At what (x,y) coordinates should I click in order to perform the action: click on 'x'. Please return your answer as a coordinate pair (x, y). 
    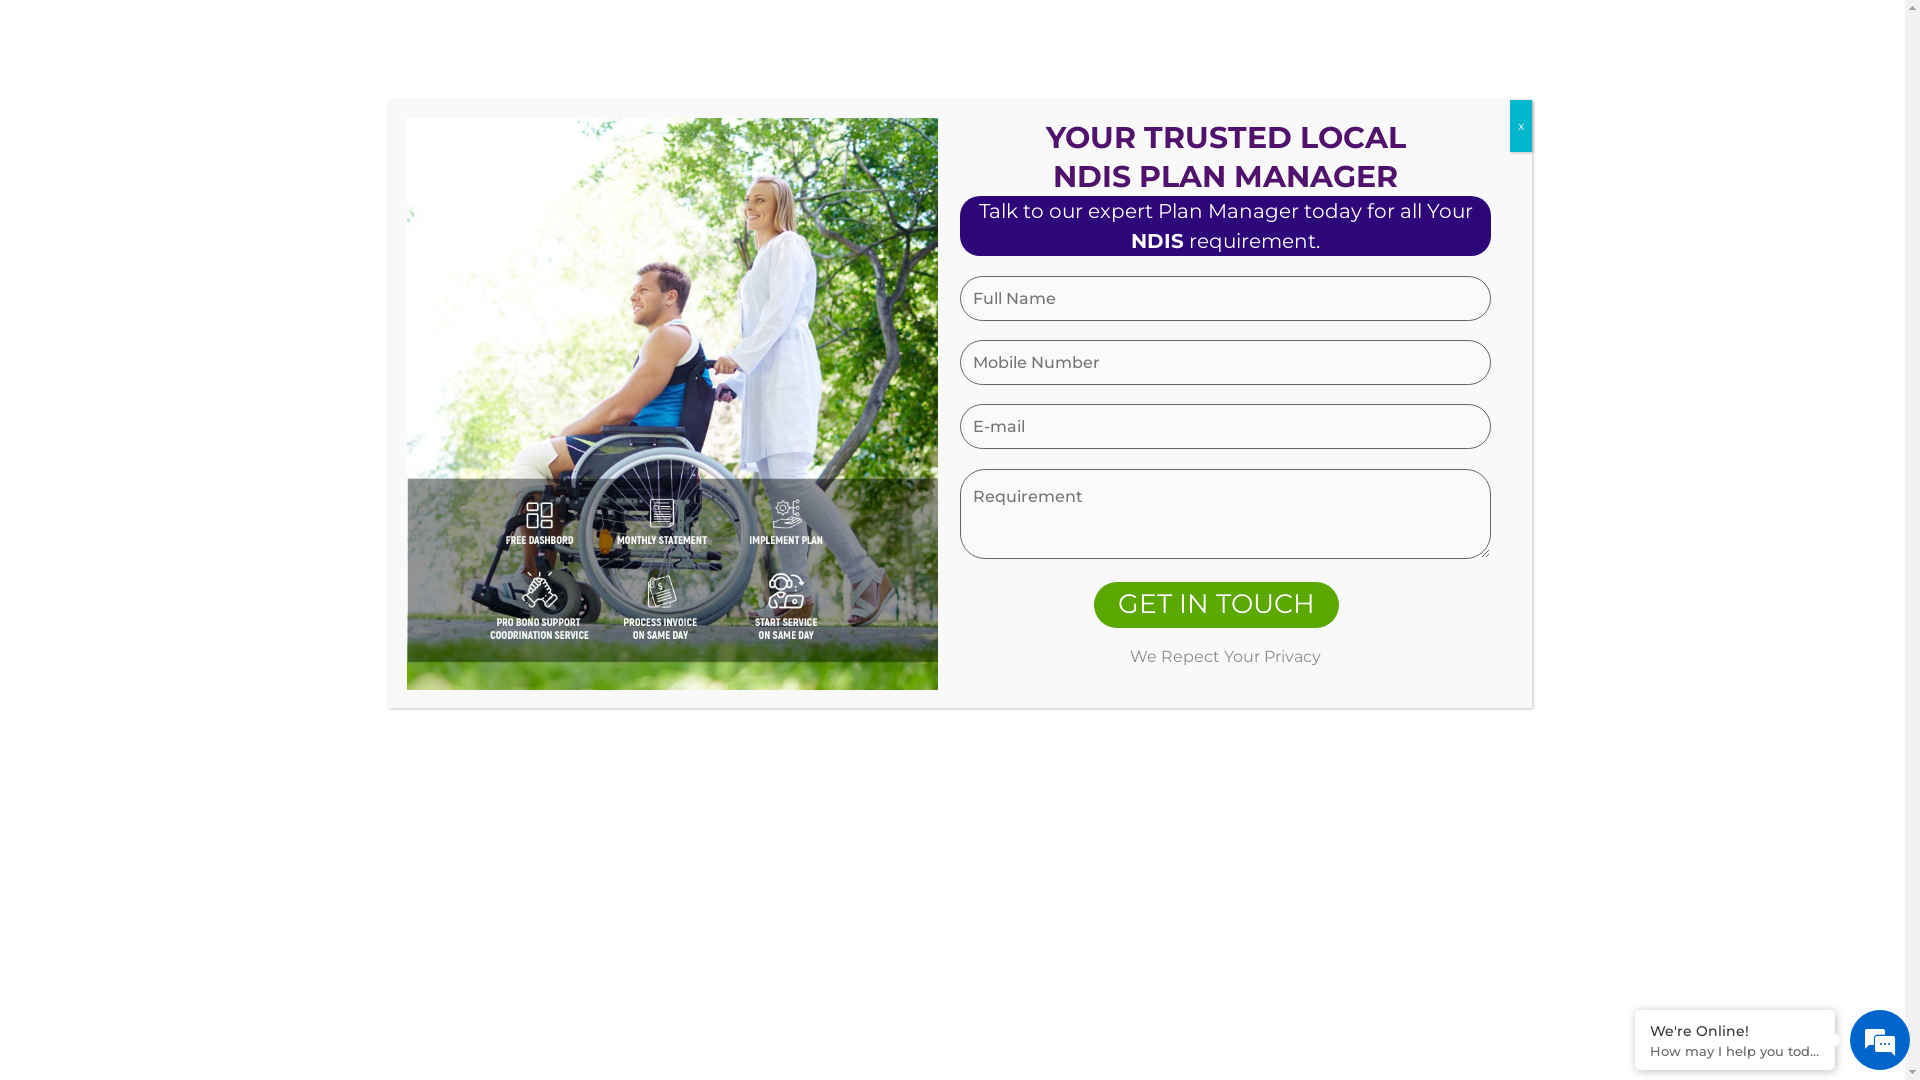
    Looking at the image, I should click on (1520, 126).